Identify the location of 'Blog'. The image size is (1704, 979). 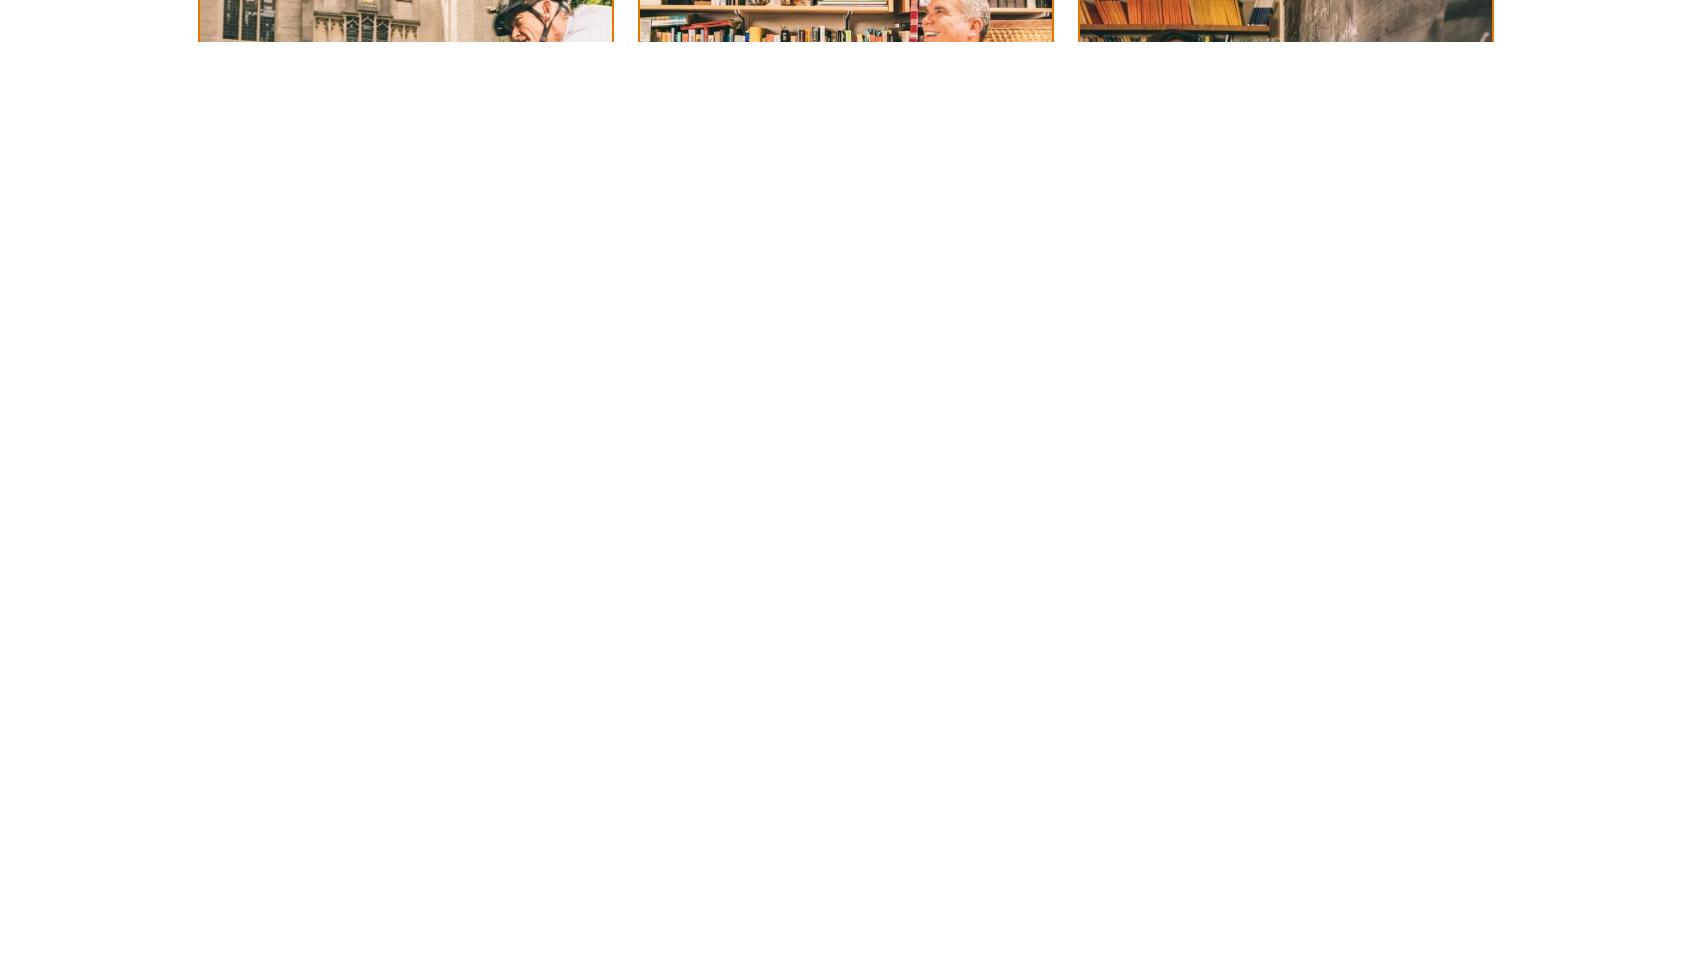
(539, 56).